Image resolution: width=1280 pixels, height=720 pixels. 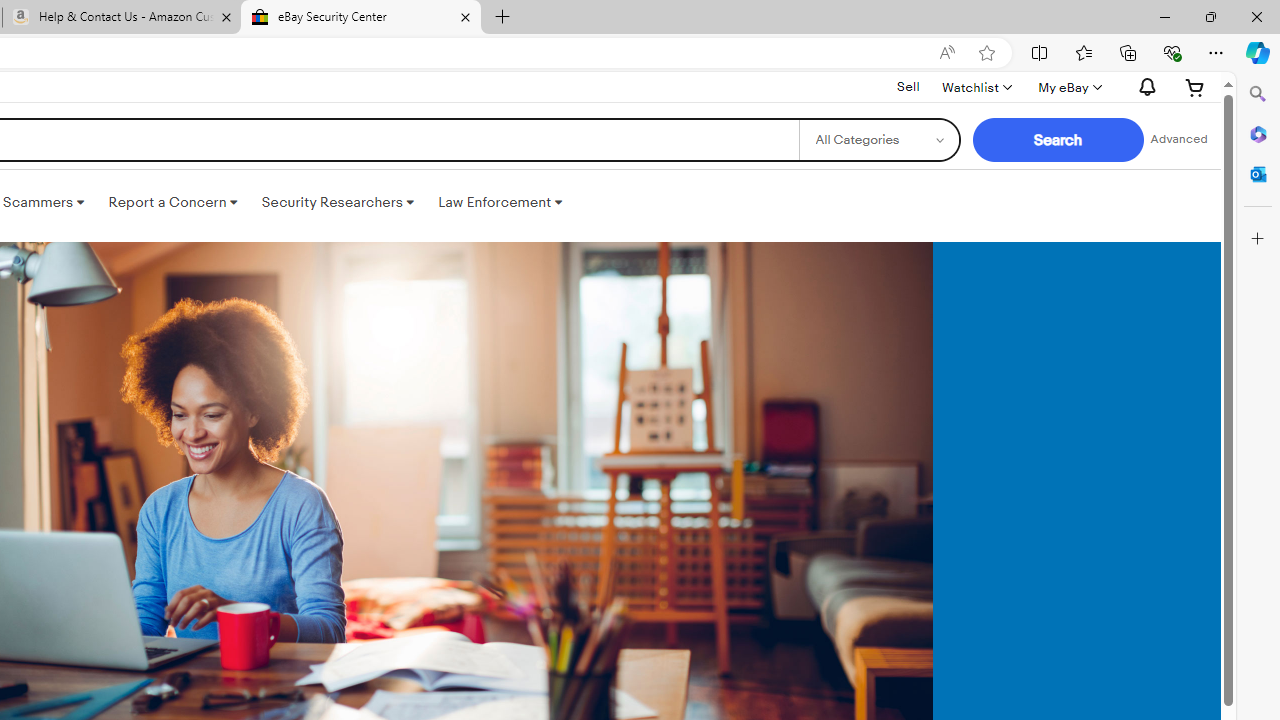 I want to click on 'Watchlist', so click(x=976, y=86).